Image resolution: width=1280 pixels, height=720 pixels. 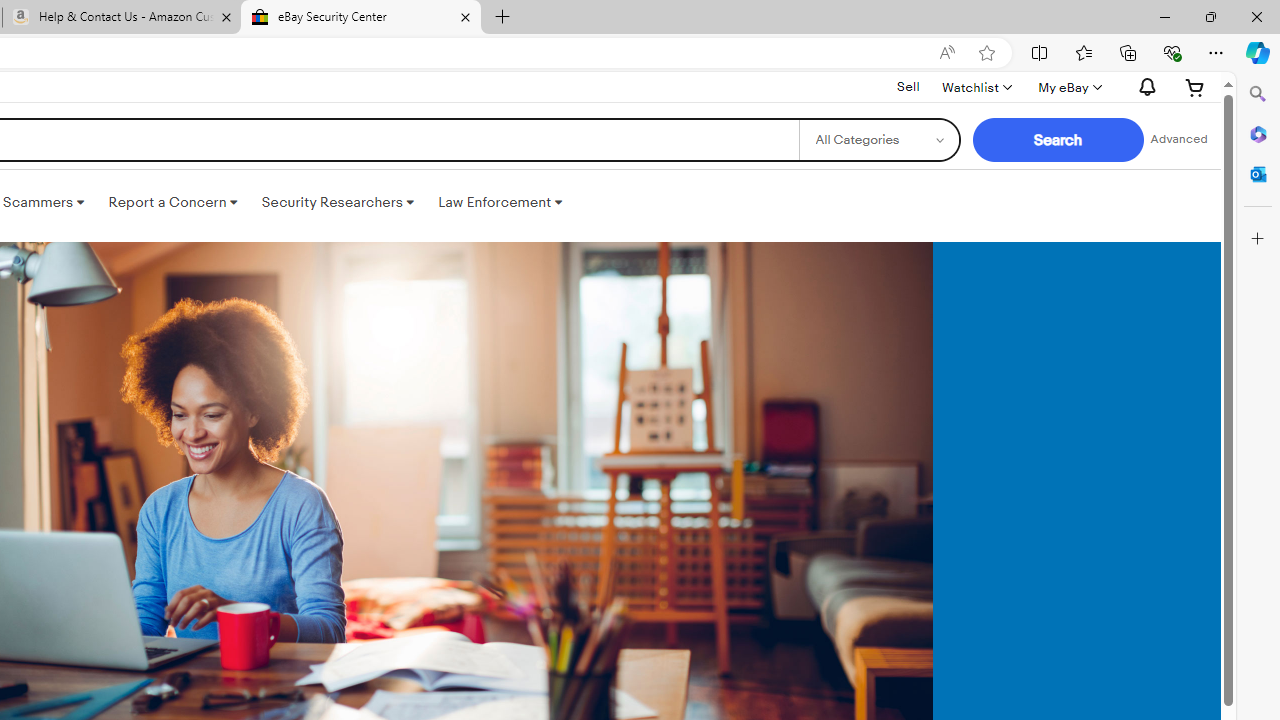 I want to click on 'Watchlist', so click(x=976, y=86).